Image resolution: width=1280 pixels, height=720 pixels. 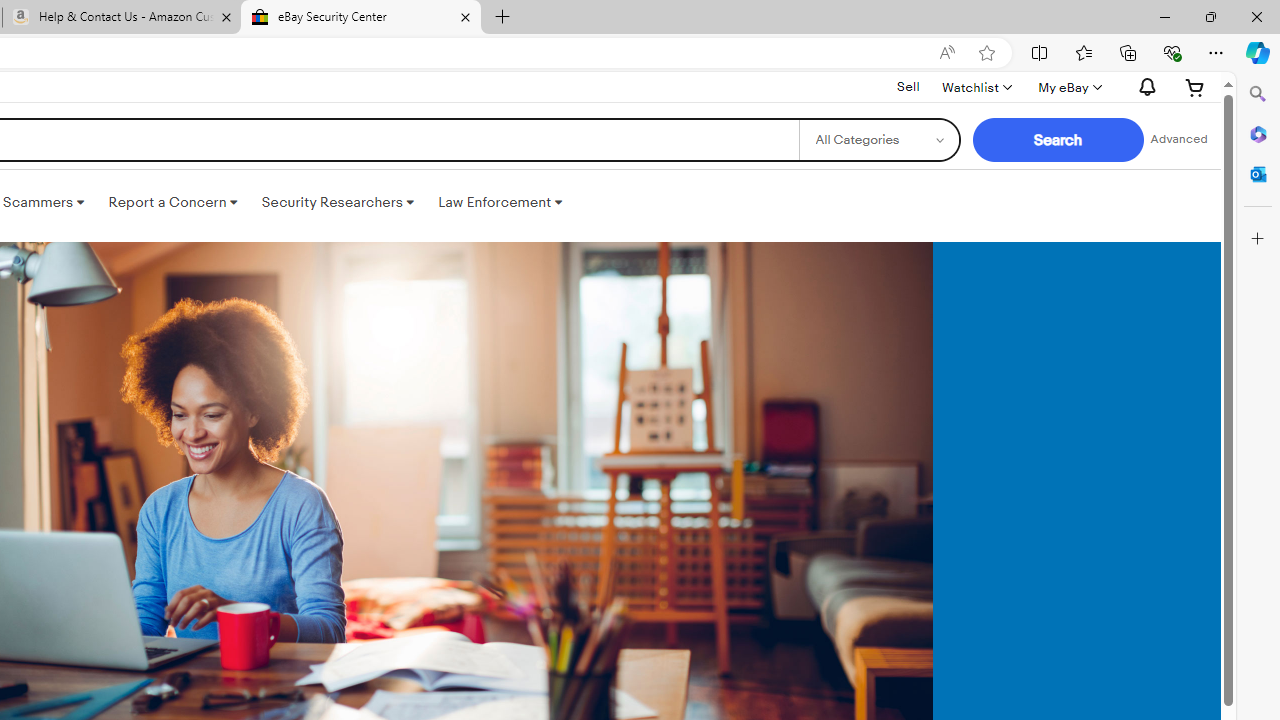 I want to click on 'Watchlist', so click(x=976, y=86).